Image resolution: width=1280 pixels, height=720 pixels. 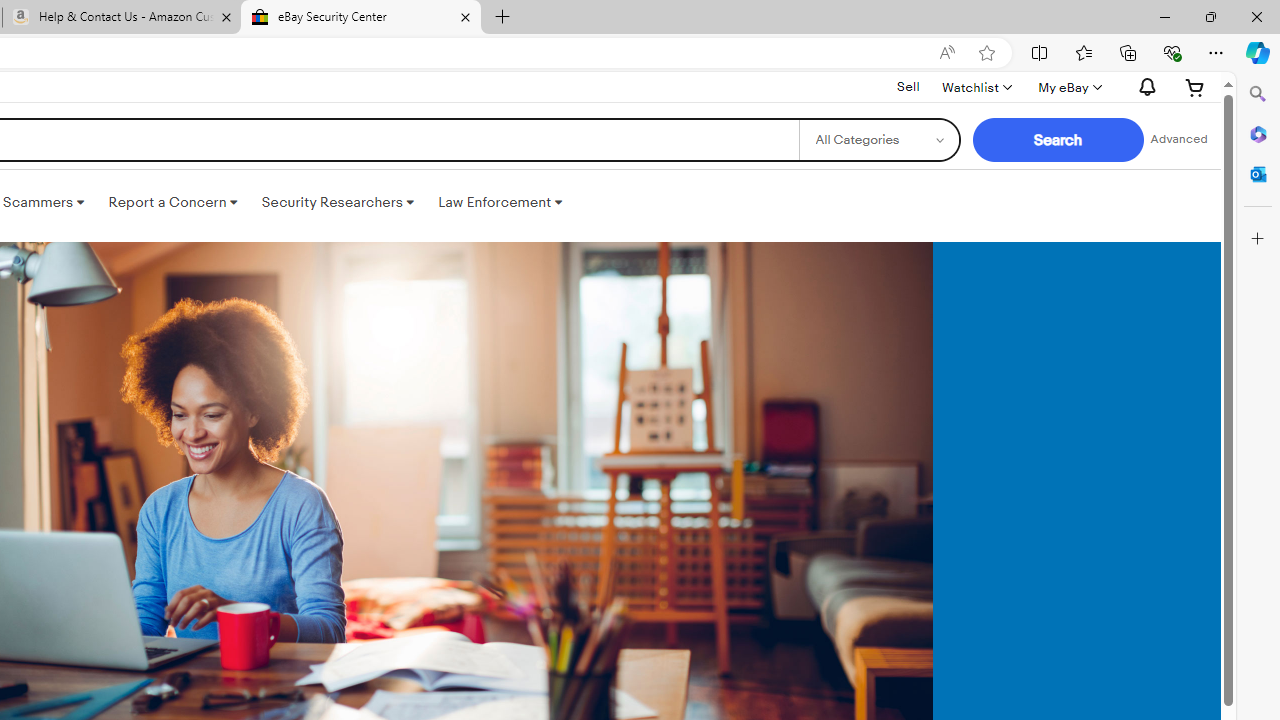 I want to click on 'Watchlist', so click(x=976, y=86).